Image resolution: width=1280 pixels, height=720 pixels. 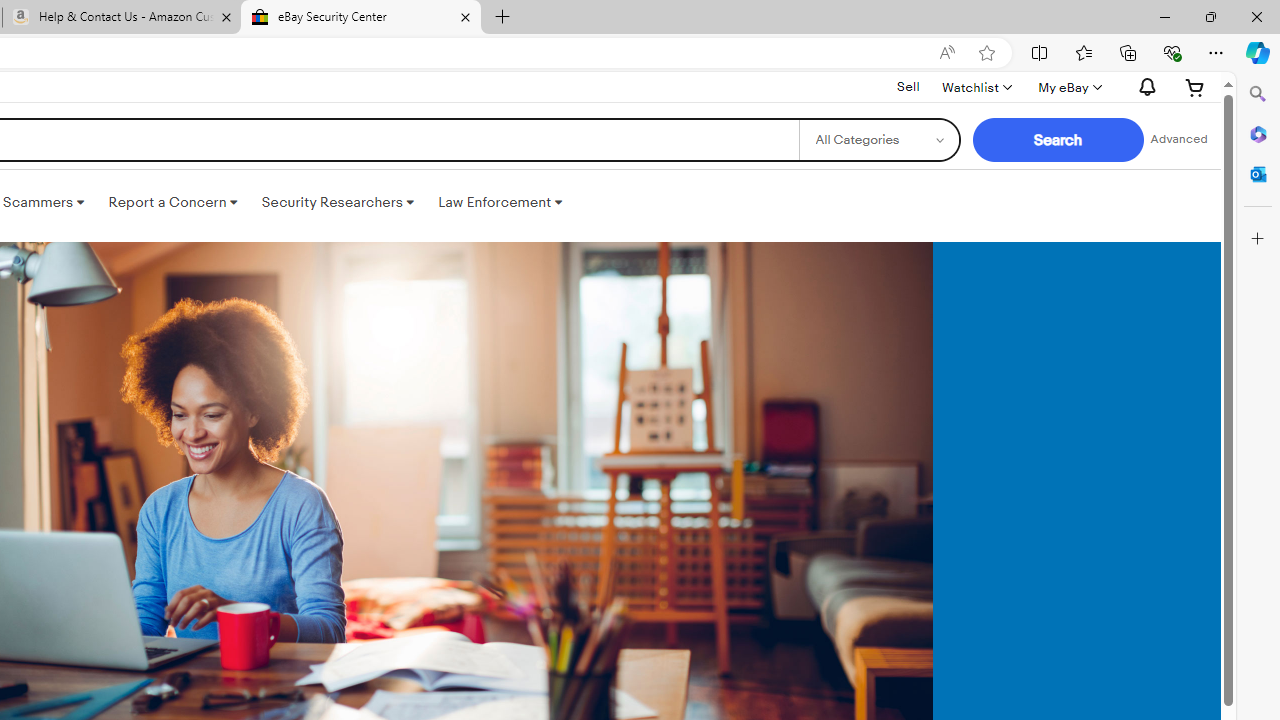 I want to click on 'Watchlist', so click(x=976, y=86).